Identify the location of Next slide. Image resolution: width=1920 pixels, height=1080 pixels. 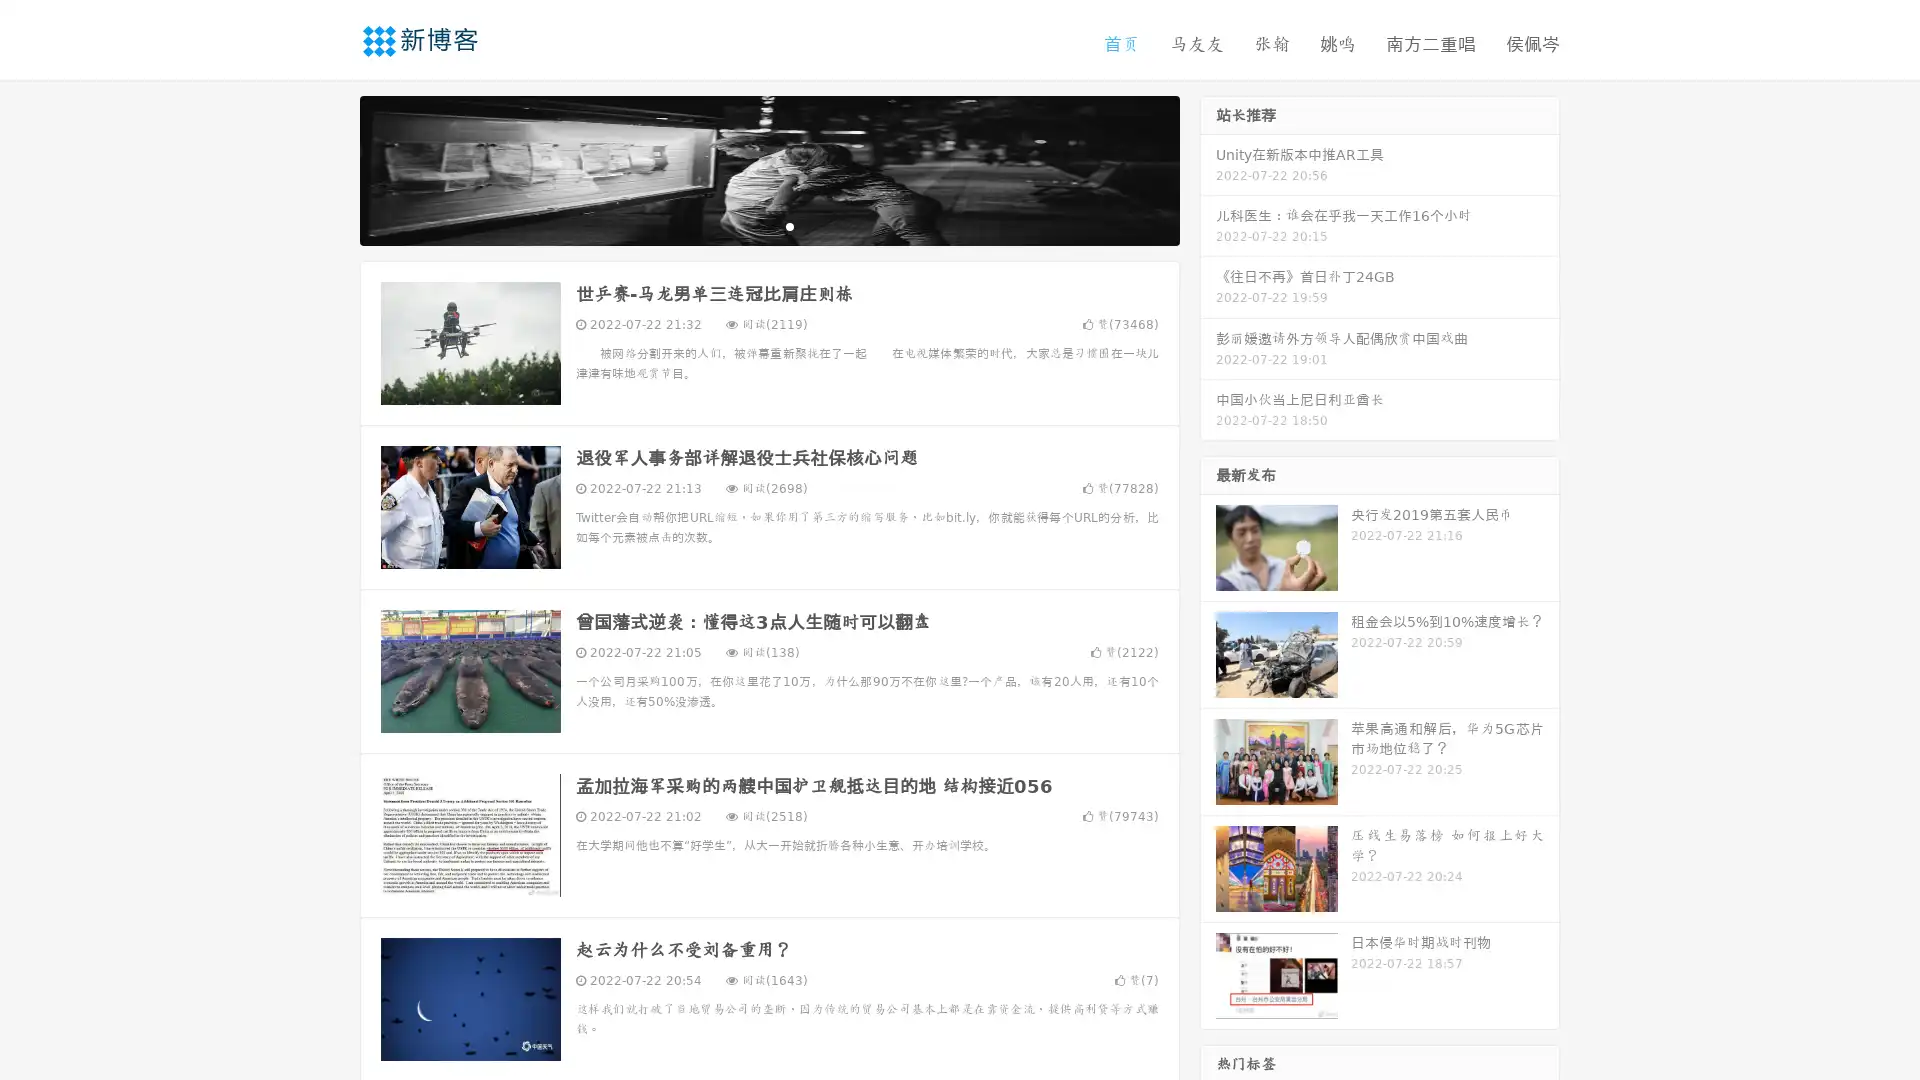
(1208, 168).